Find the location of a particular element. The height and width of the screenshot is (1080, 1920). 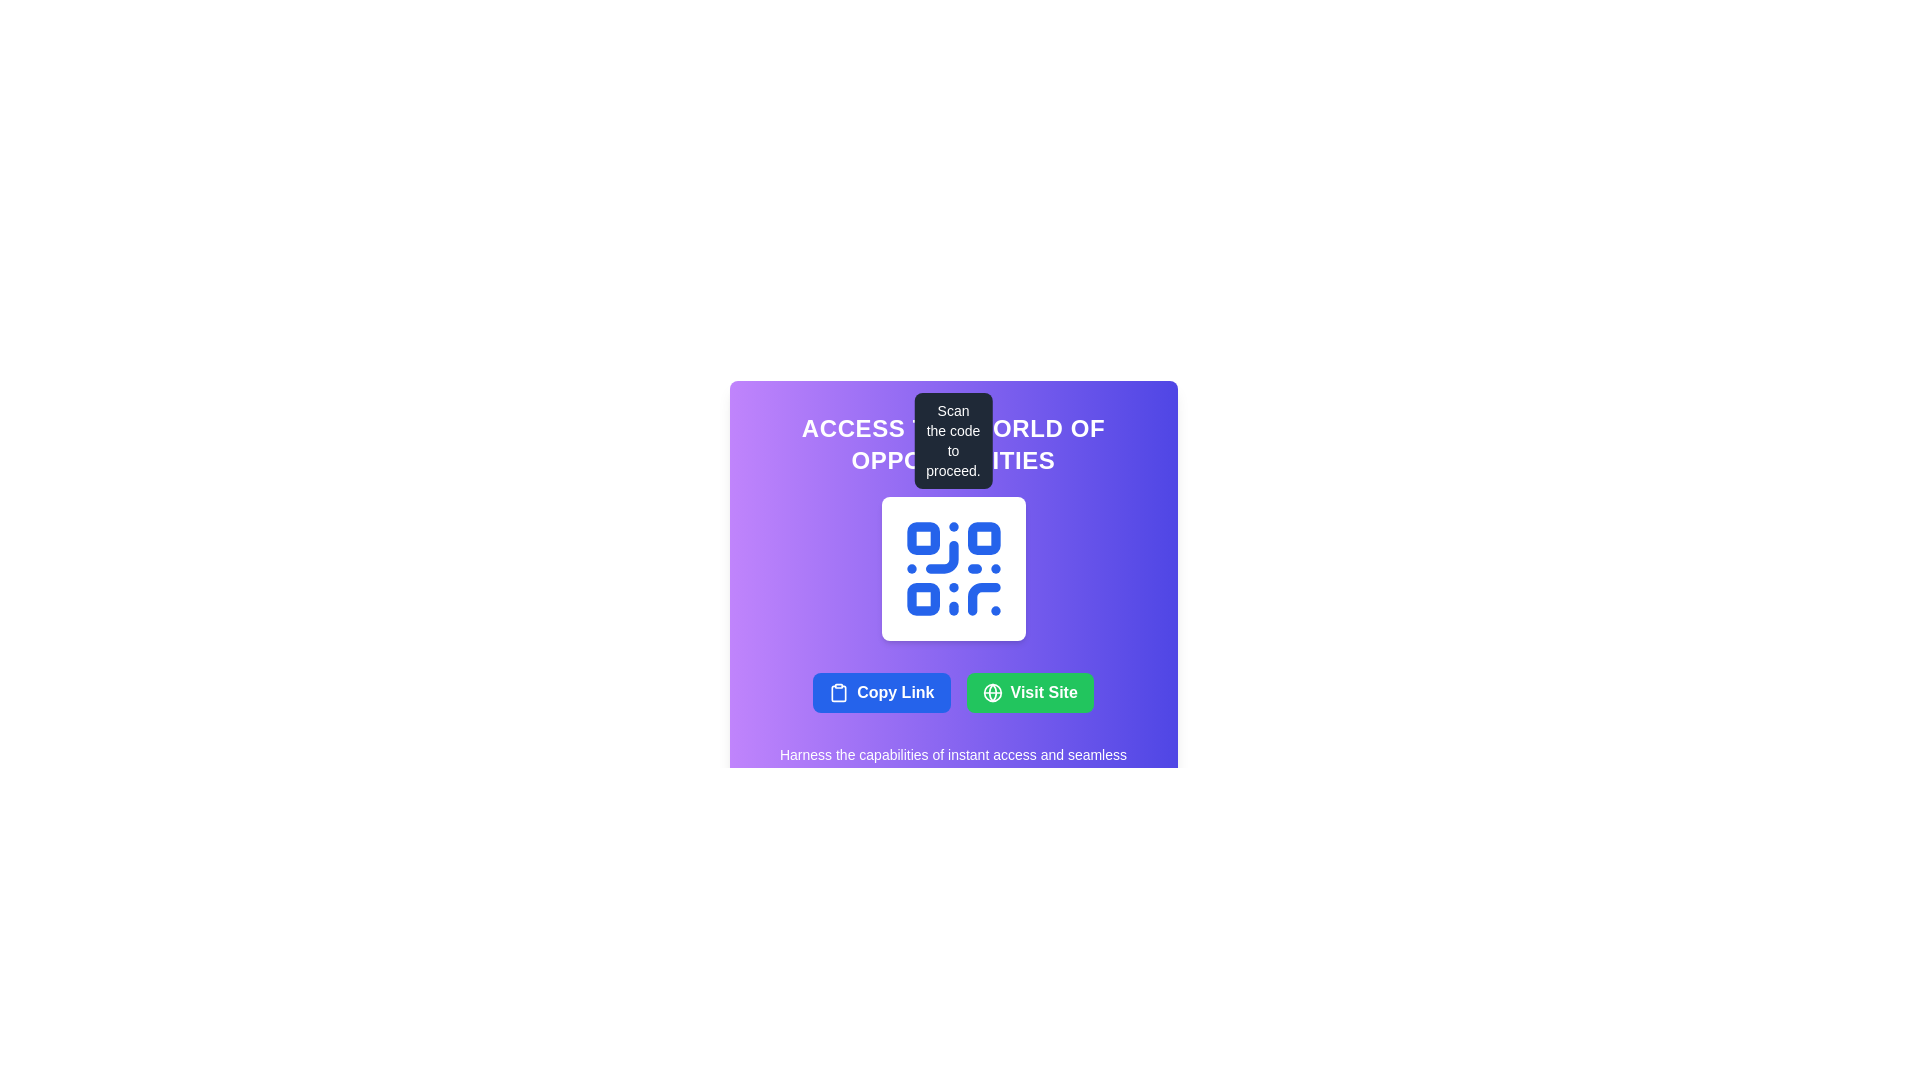

the clipboard icon located inside the 'Copy Link' button, to the left of the text label is located at coordinates (839, 692).